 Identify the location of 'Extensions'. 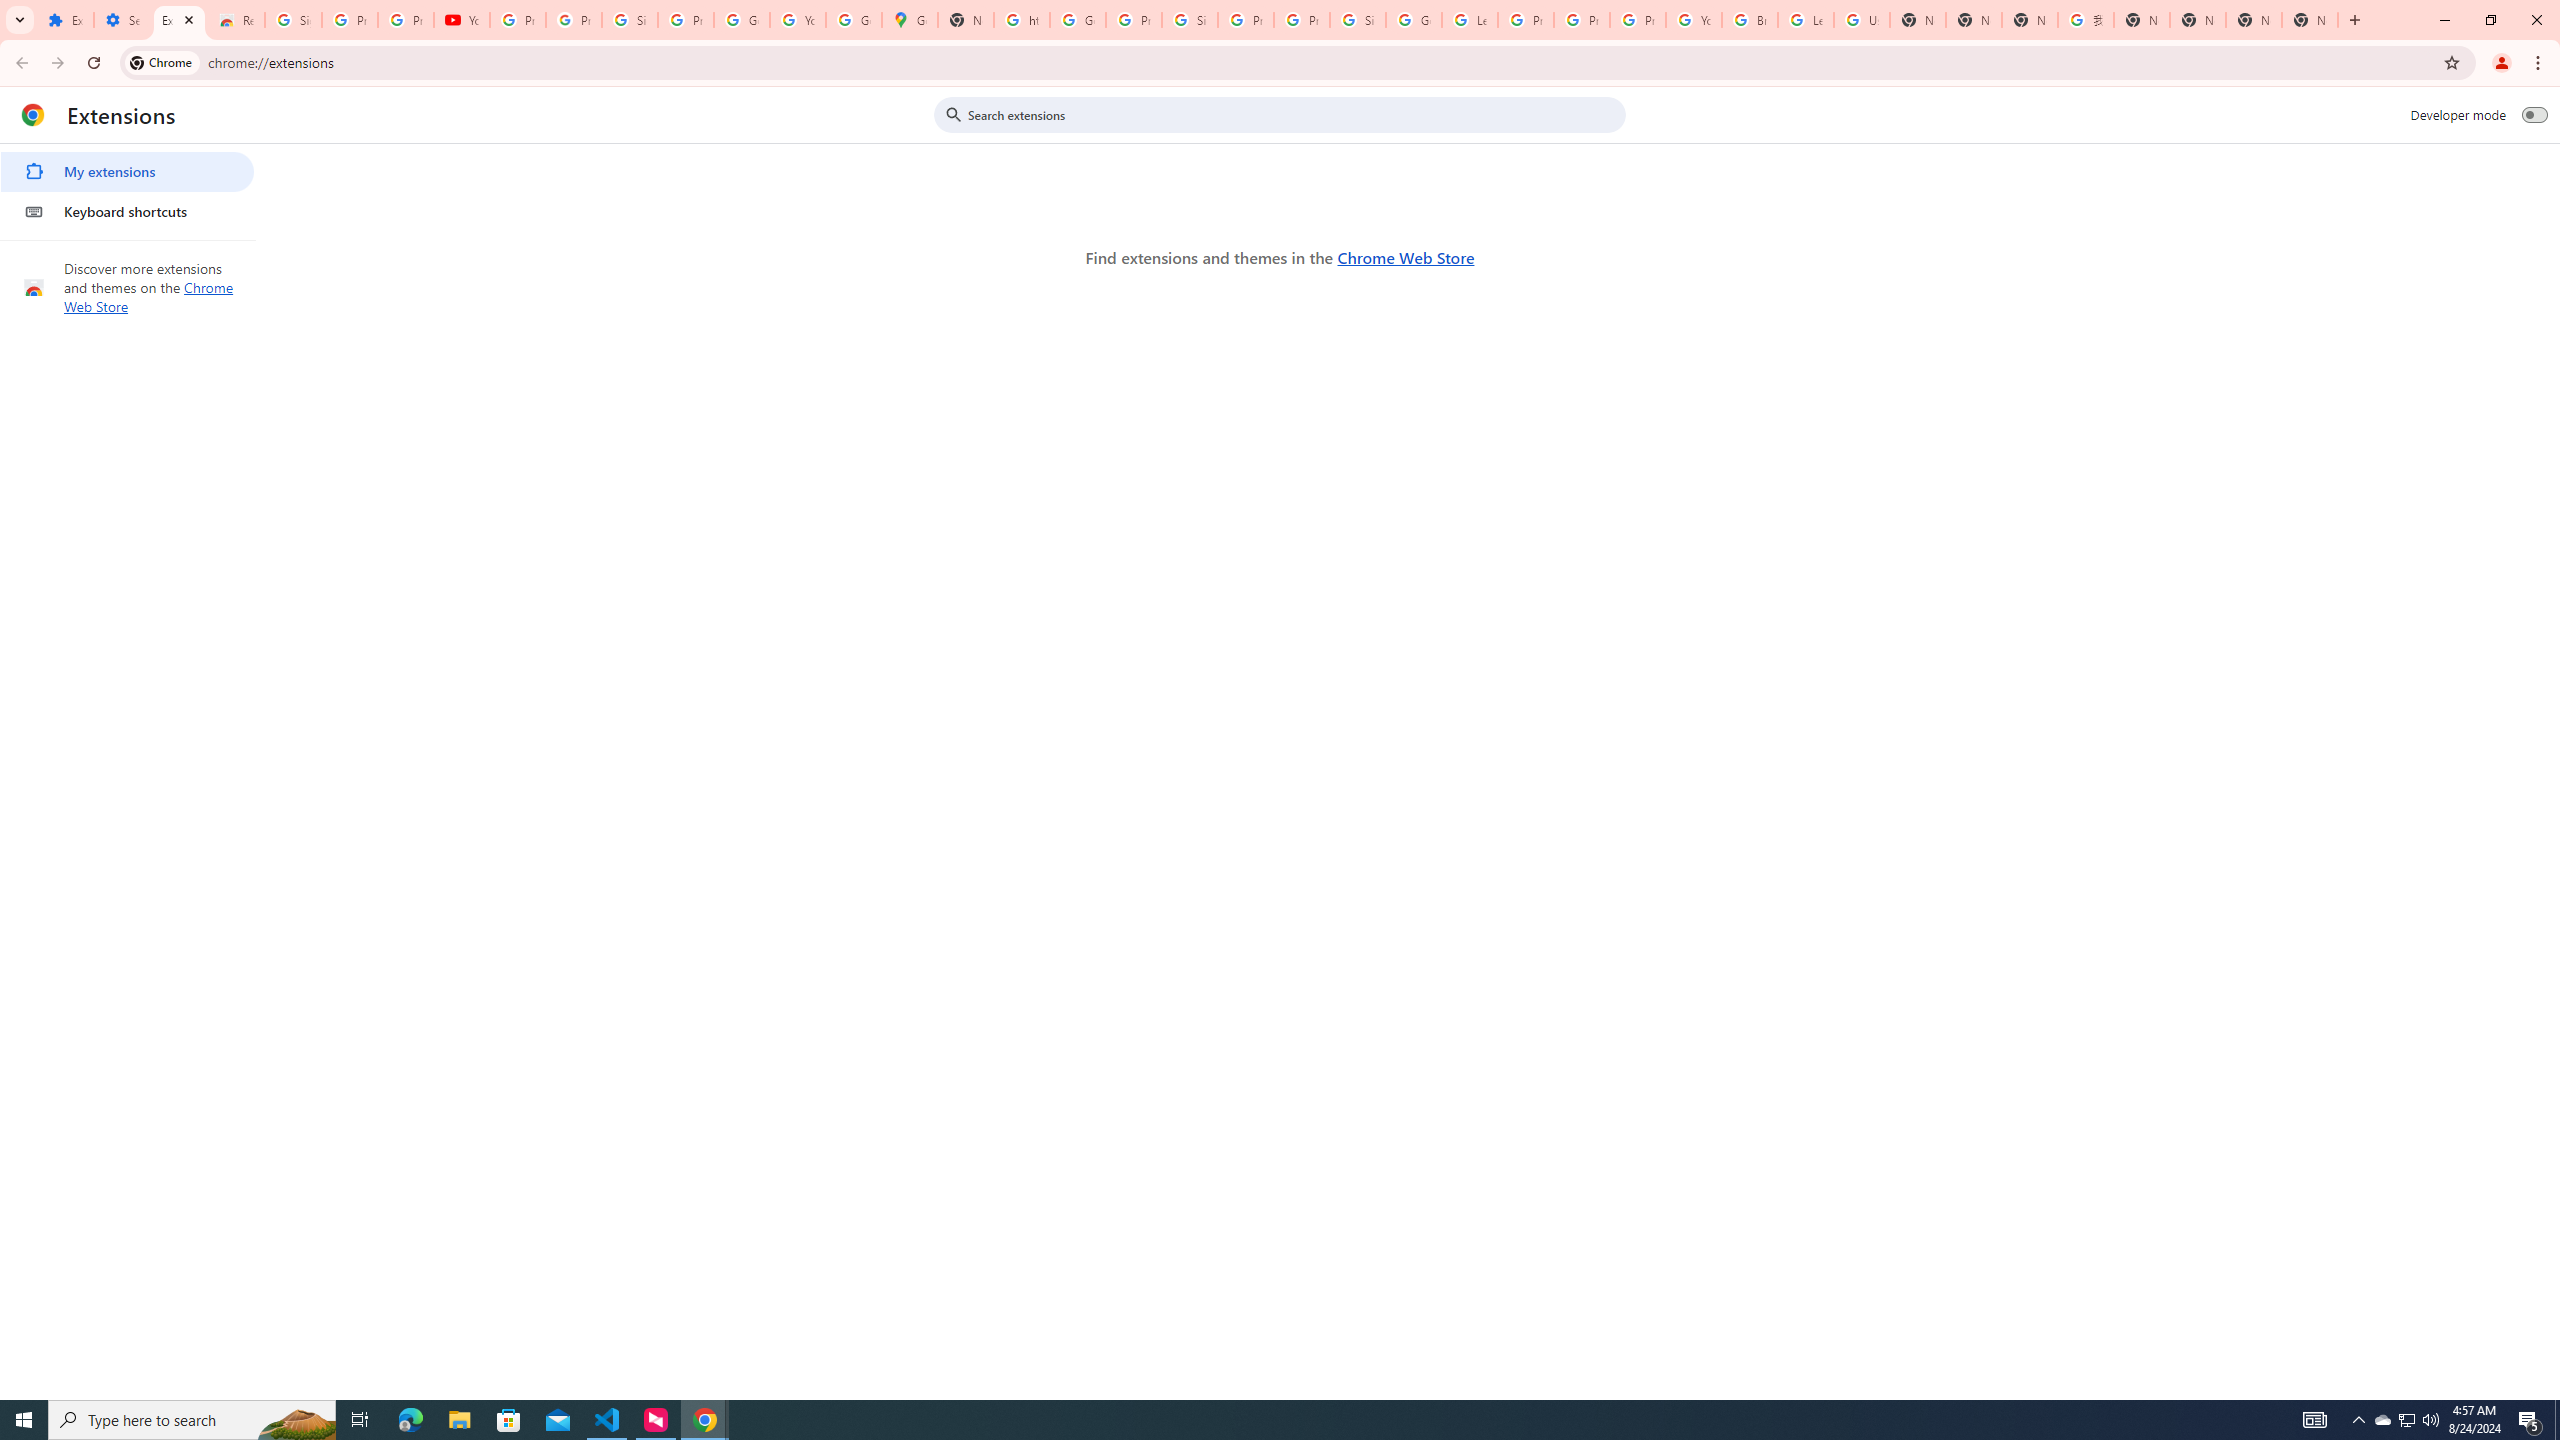
(179, 19).